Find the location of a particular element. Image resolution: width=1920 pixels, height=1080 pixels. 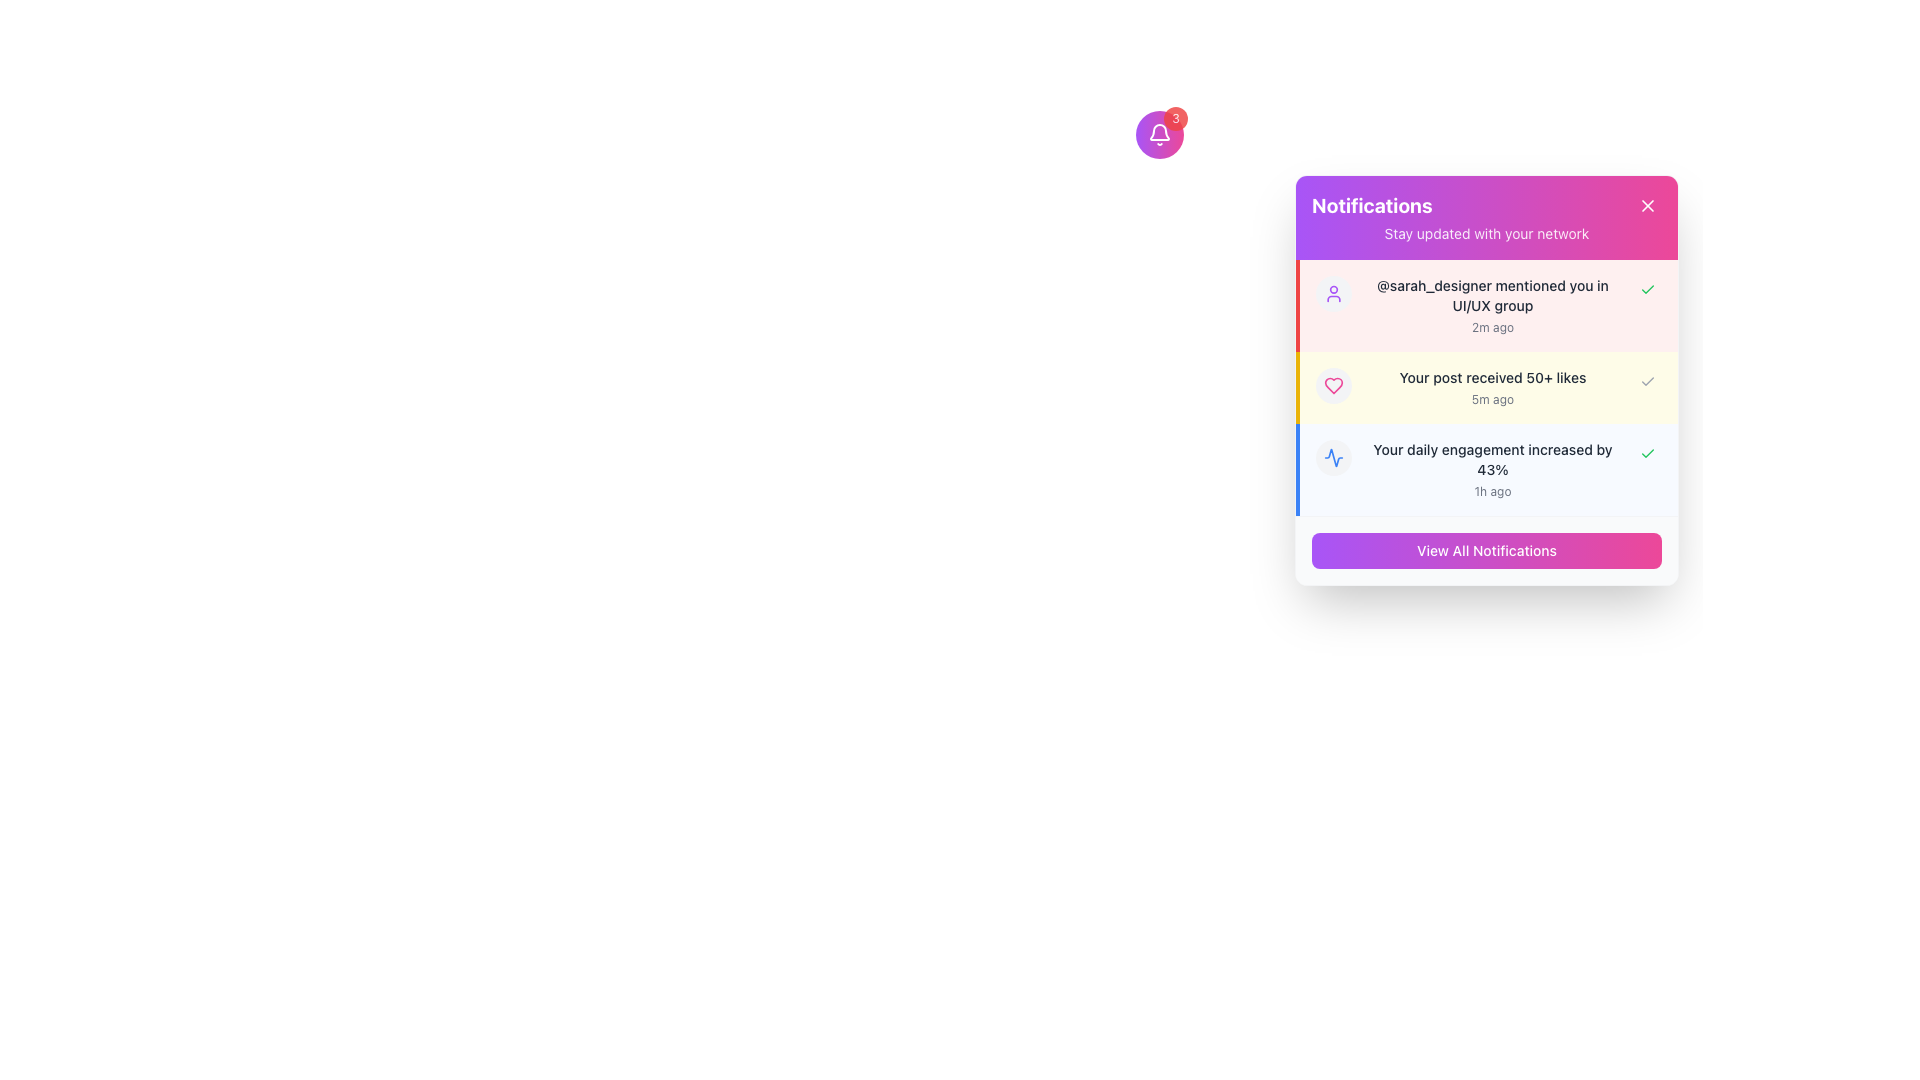

the button on the right side of the notification stating '@sarah_designer mentioned you in UI/UX group' to mark the notification as read is located at coordinates (1647, 289).